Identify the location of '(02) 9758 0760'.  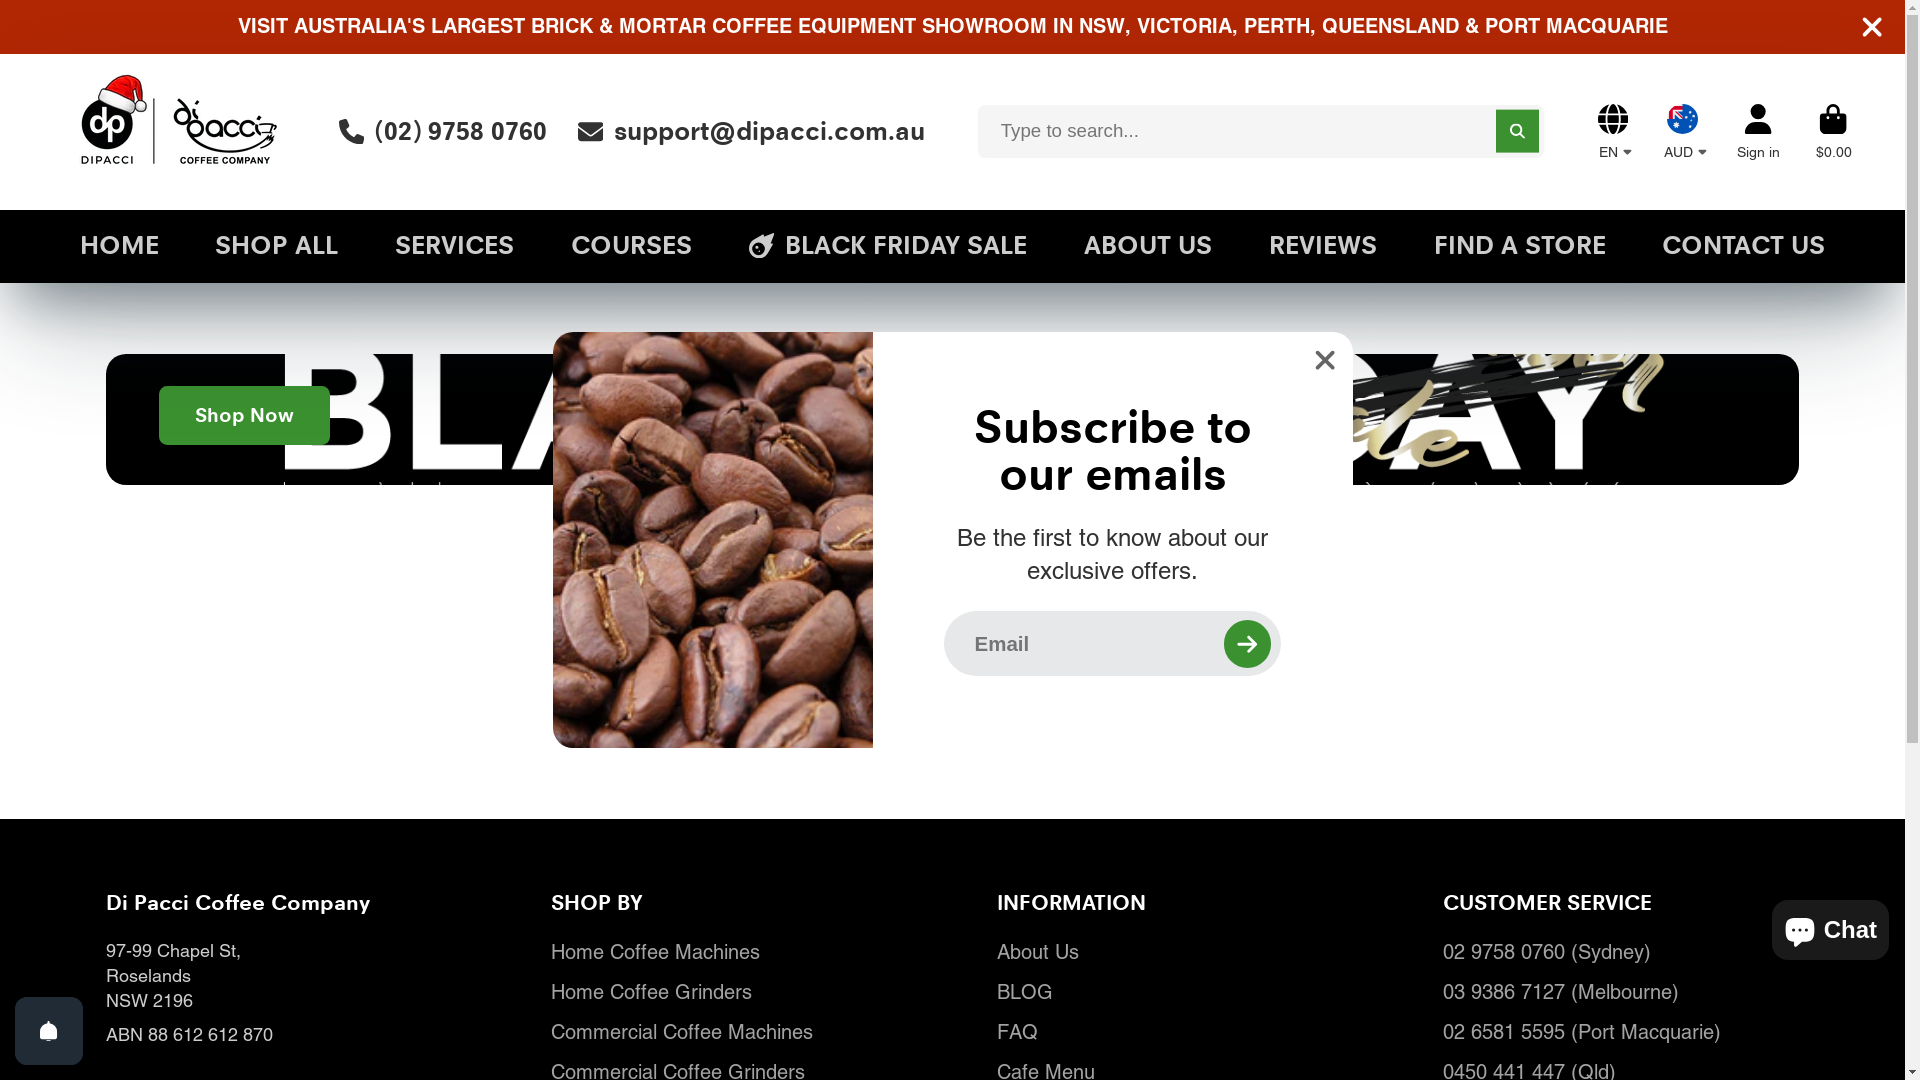
(441, 131).